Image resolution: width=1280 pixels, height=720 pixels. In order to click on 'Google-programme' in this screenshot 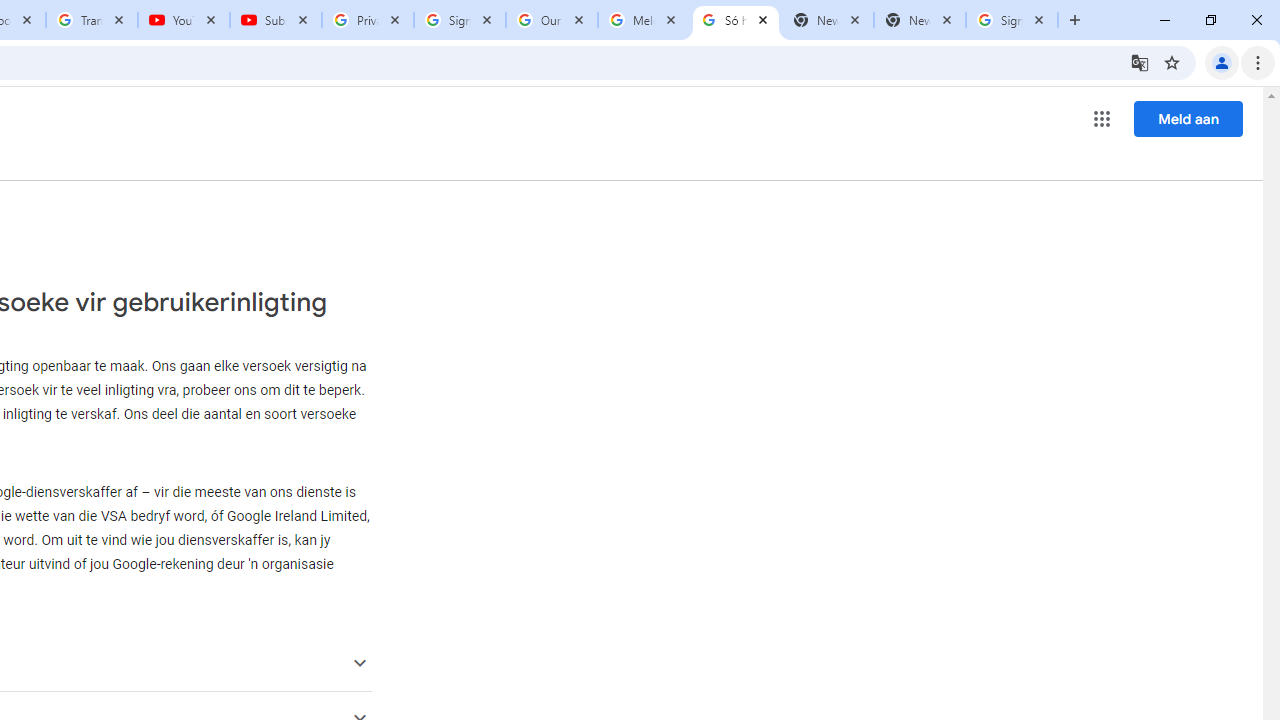, I will do `click(1101, 119)`.